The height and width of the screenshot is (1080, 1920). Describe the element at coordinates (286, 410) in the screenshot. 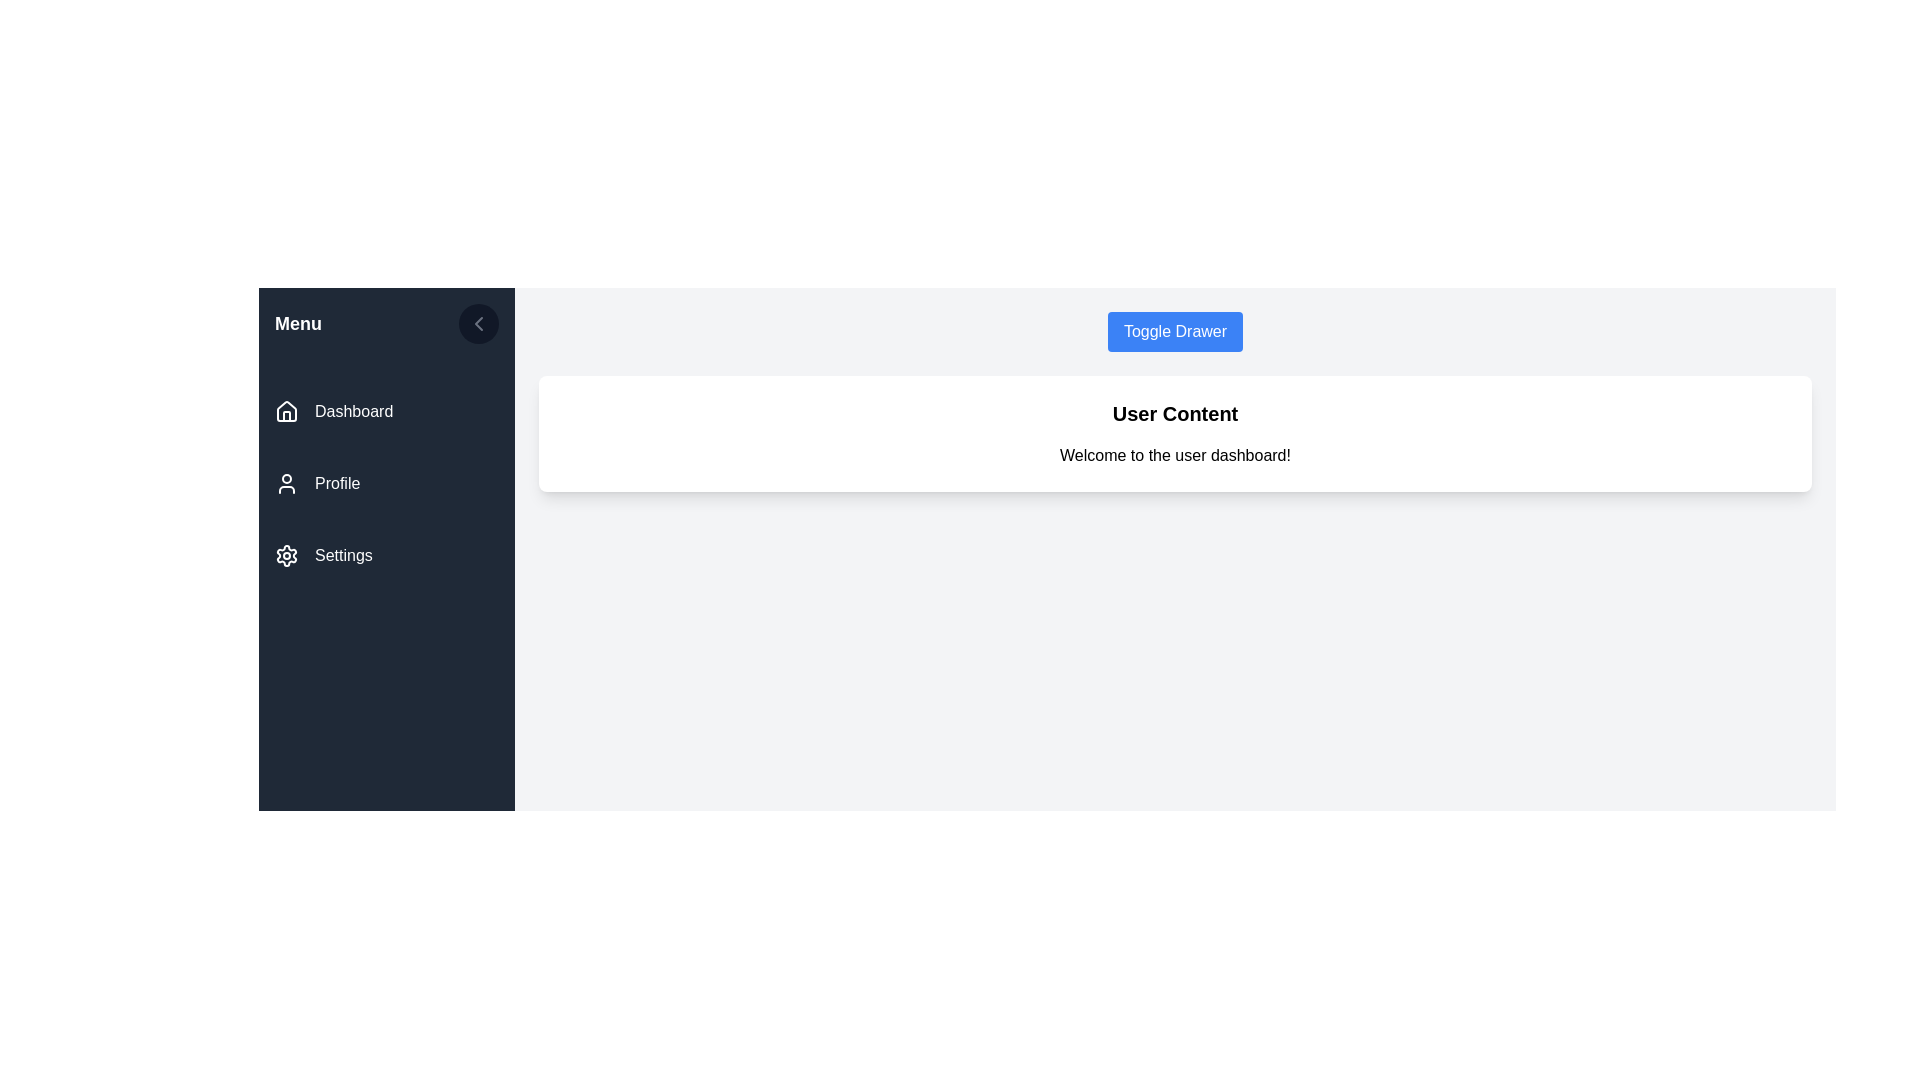

I see `the 'Home' or 'Dashboard' icon located in the sidebar menu next to the label 'Dashboard'` at that location.